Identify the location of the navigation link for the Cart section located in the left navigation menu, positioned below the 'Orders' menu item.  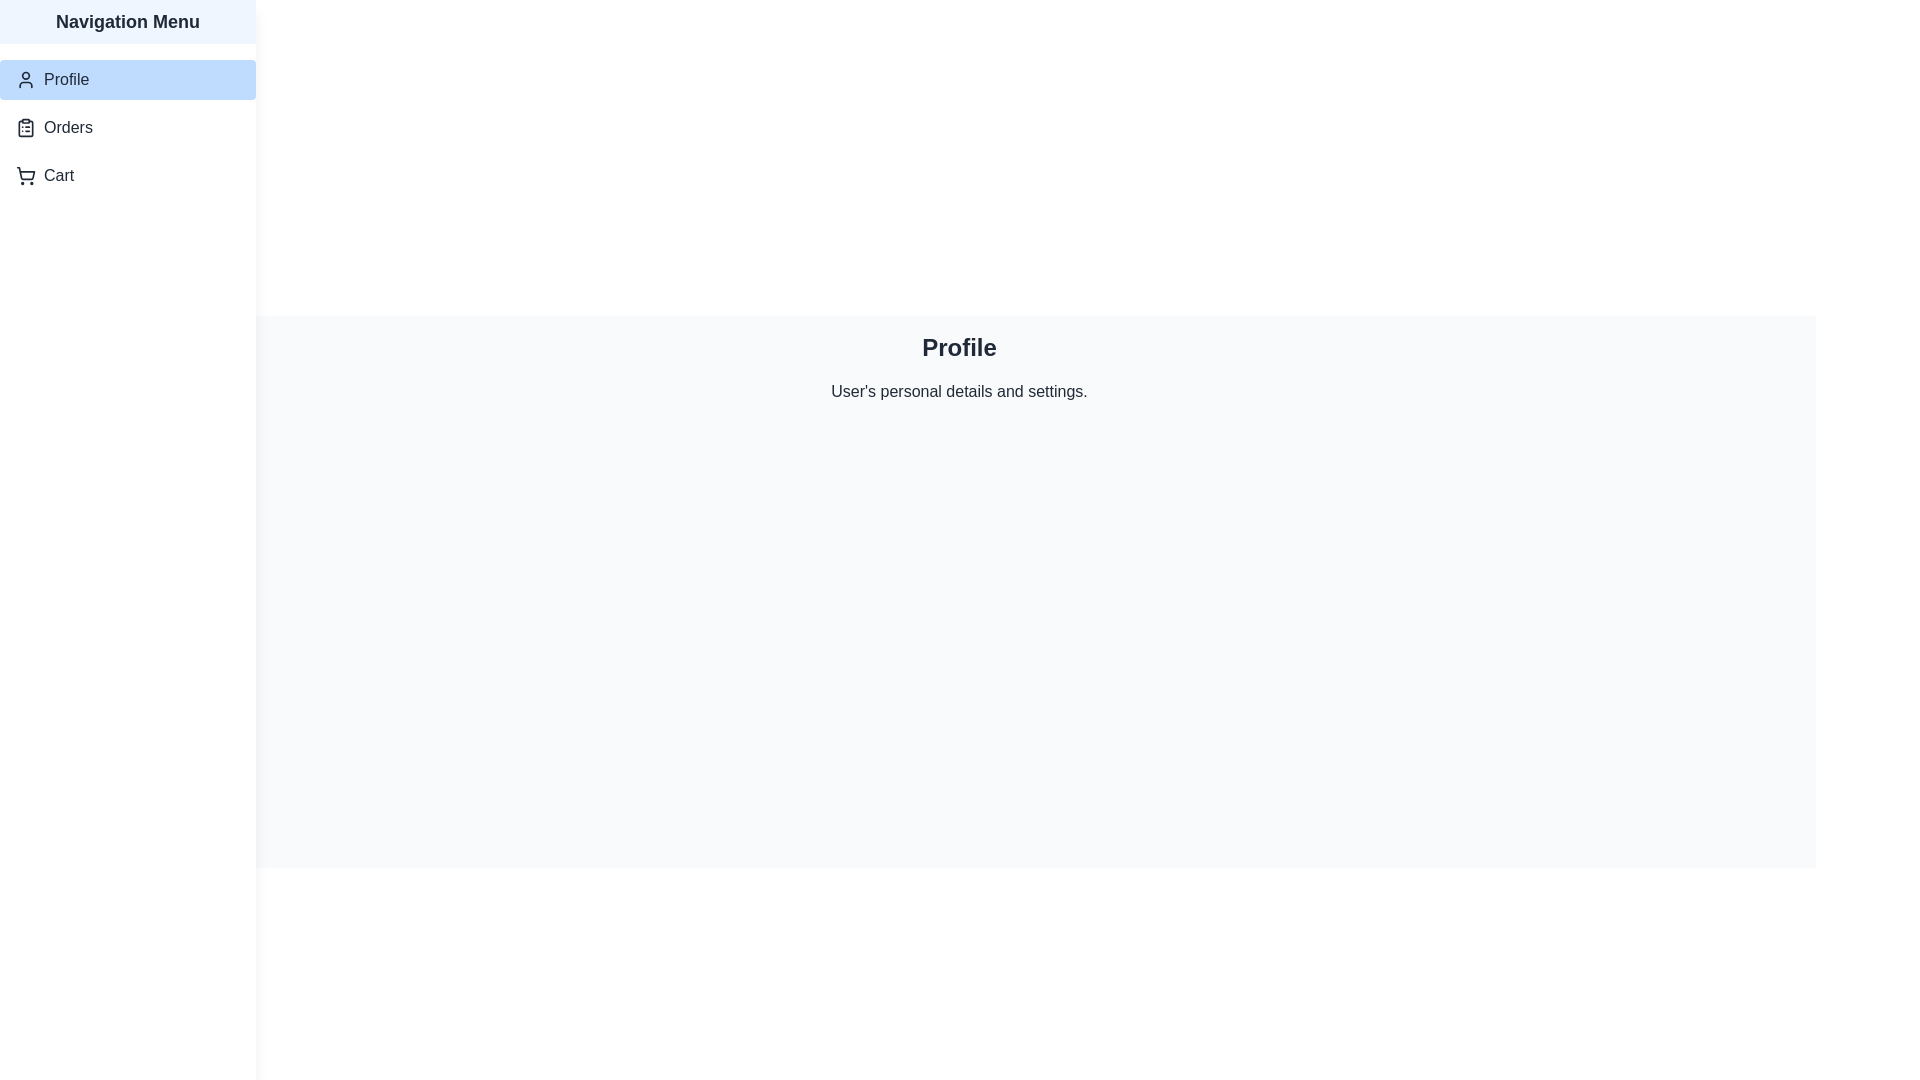
(127, 175).